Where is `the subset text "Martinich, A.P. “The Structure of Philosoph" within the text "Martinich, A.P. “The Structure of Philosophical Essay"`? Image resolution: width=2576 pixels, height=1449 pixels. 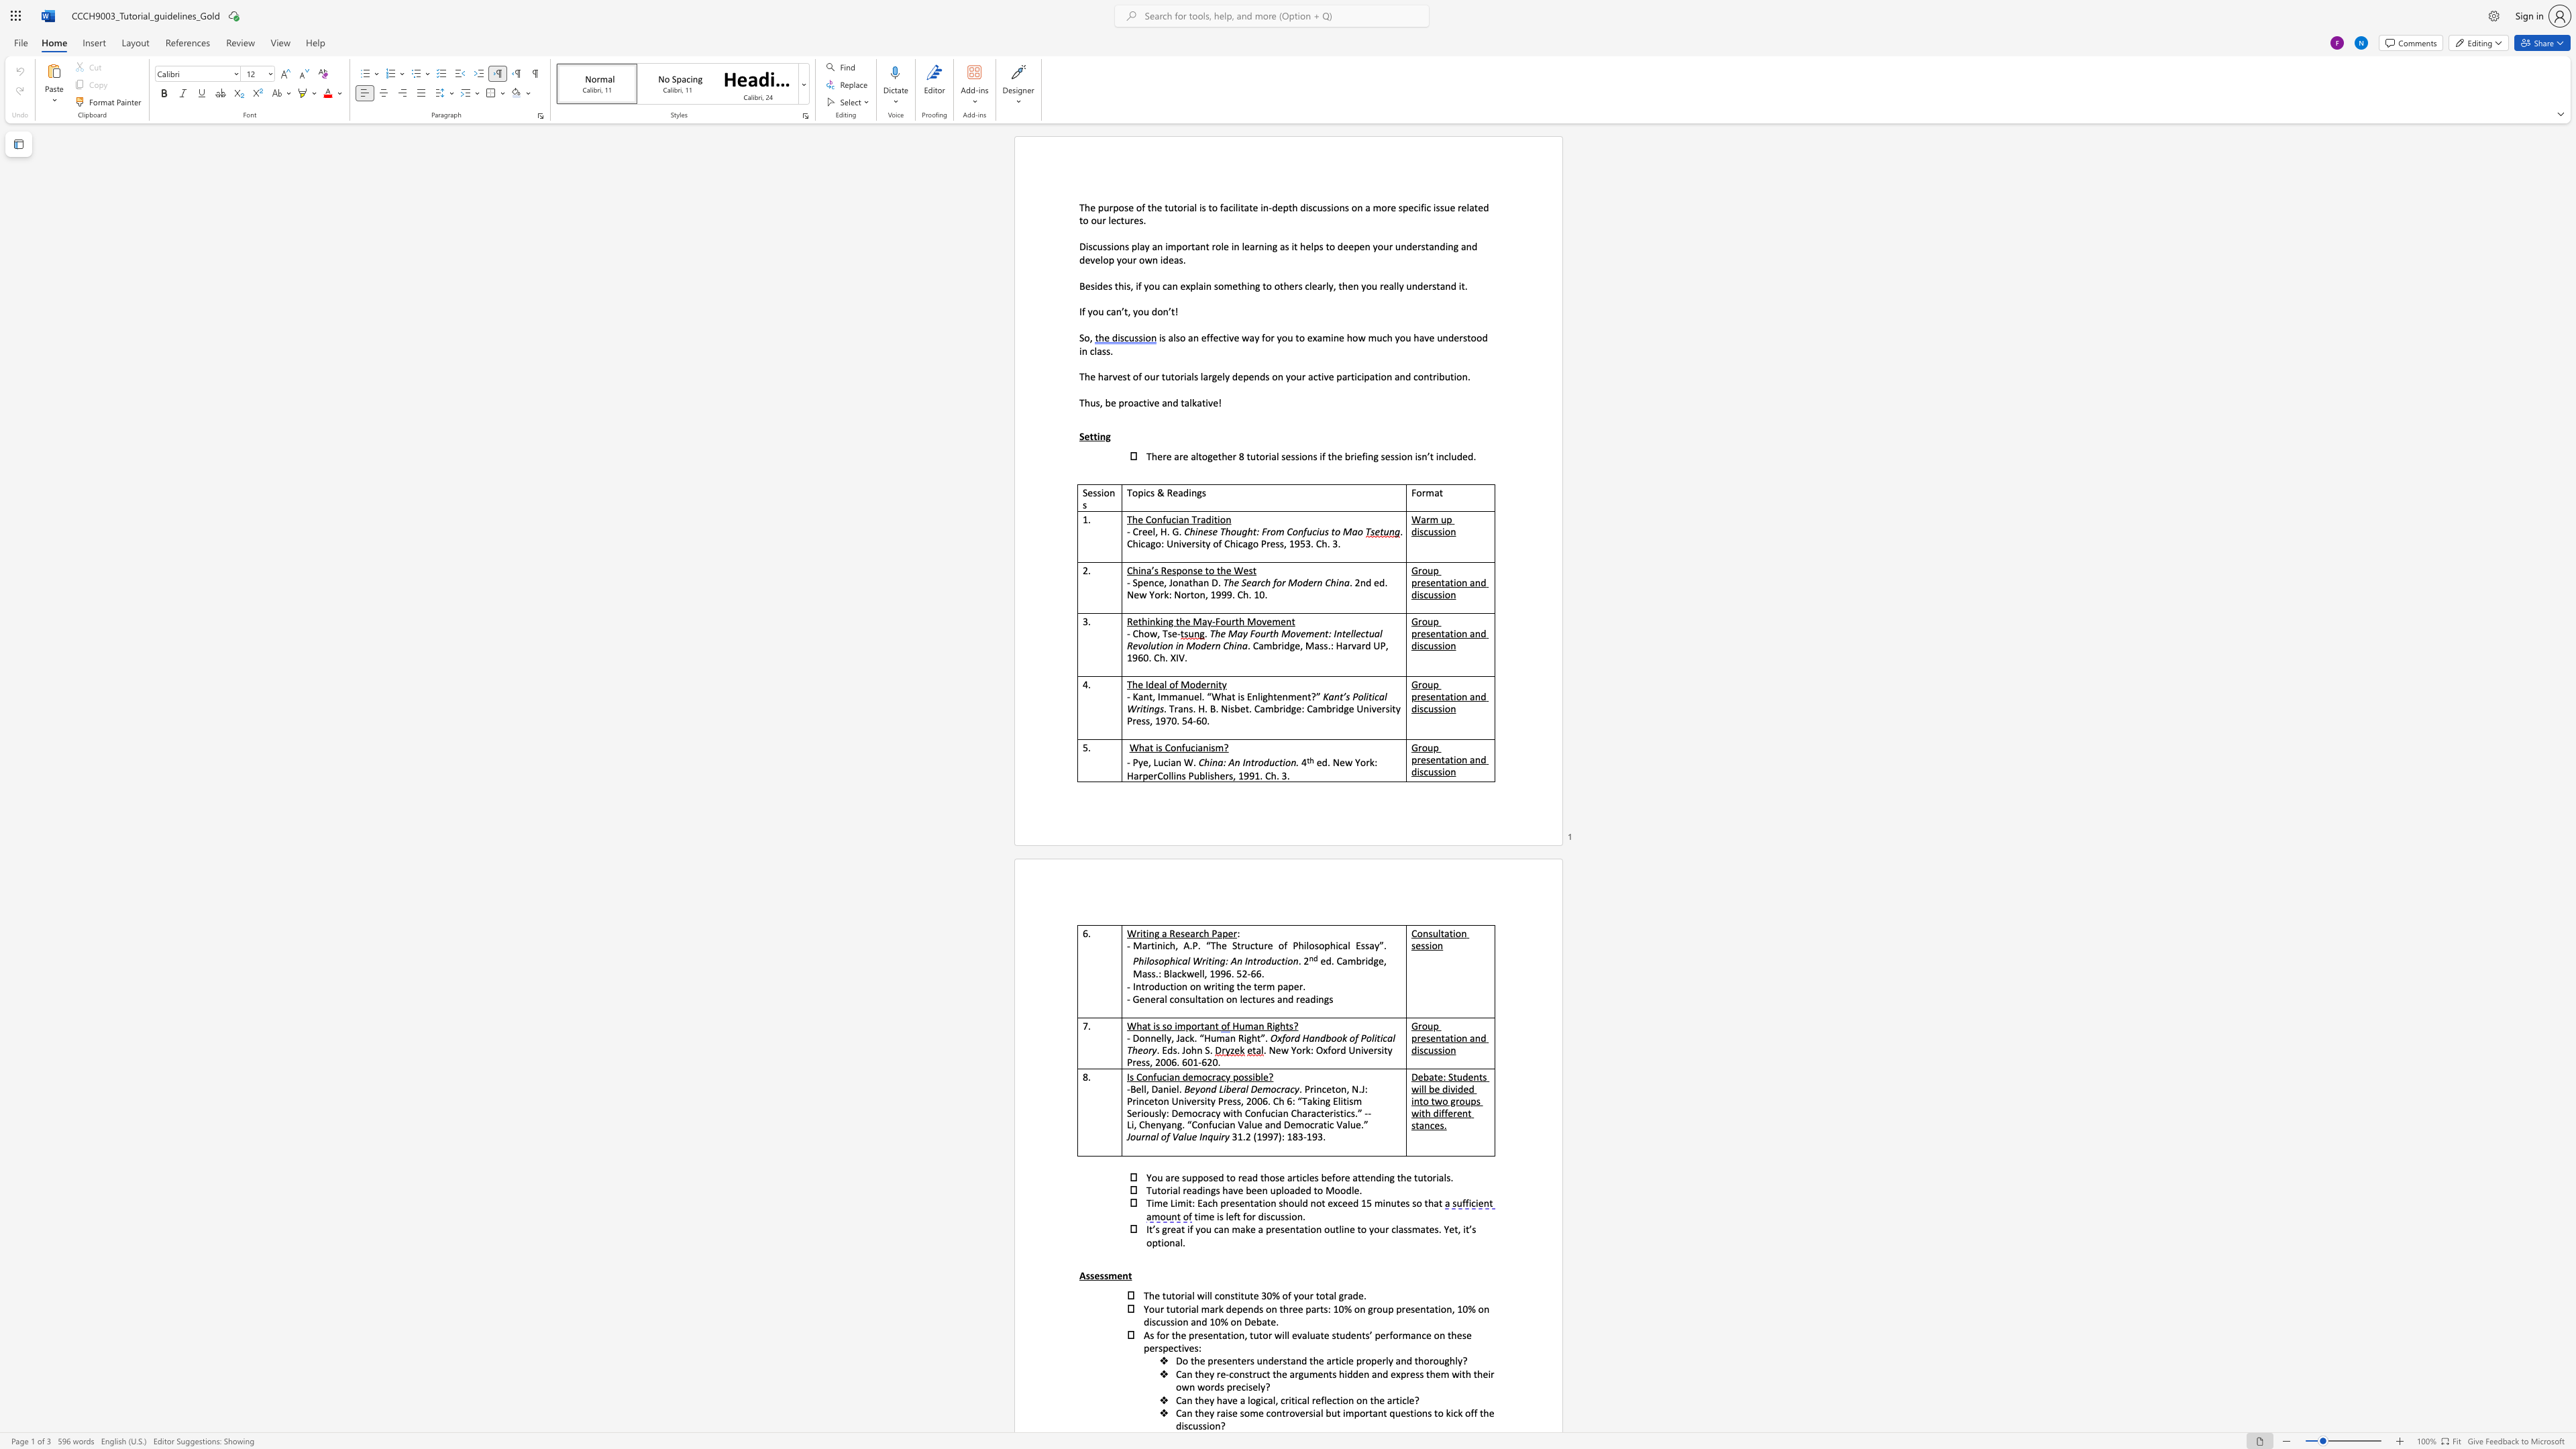 the subset text "Martinich, A.P. “The Structure of Philosoph" within the text "Martinich, A.P. “The Structure of Philosophical Essay" is located at coordinates (1132, 945).